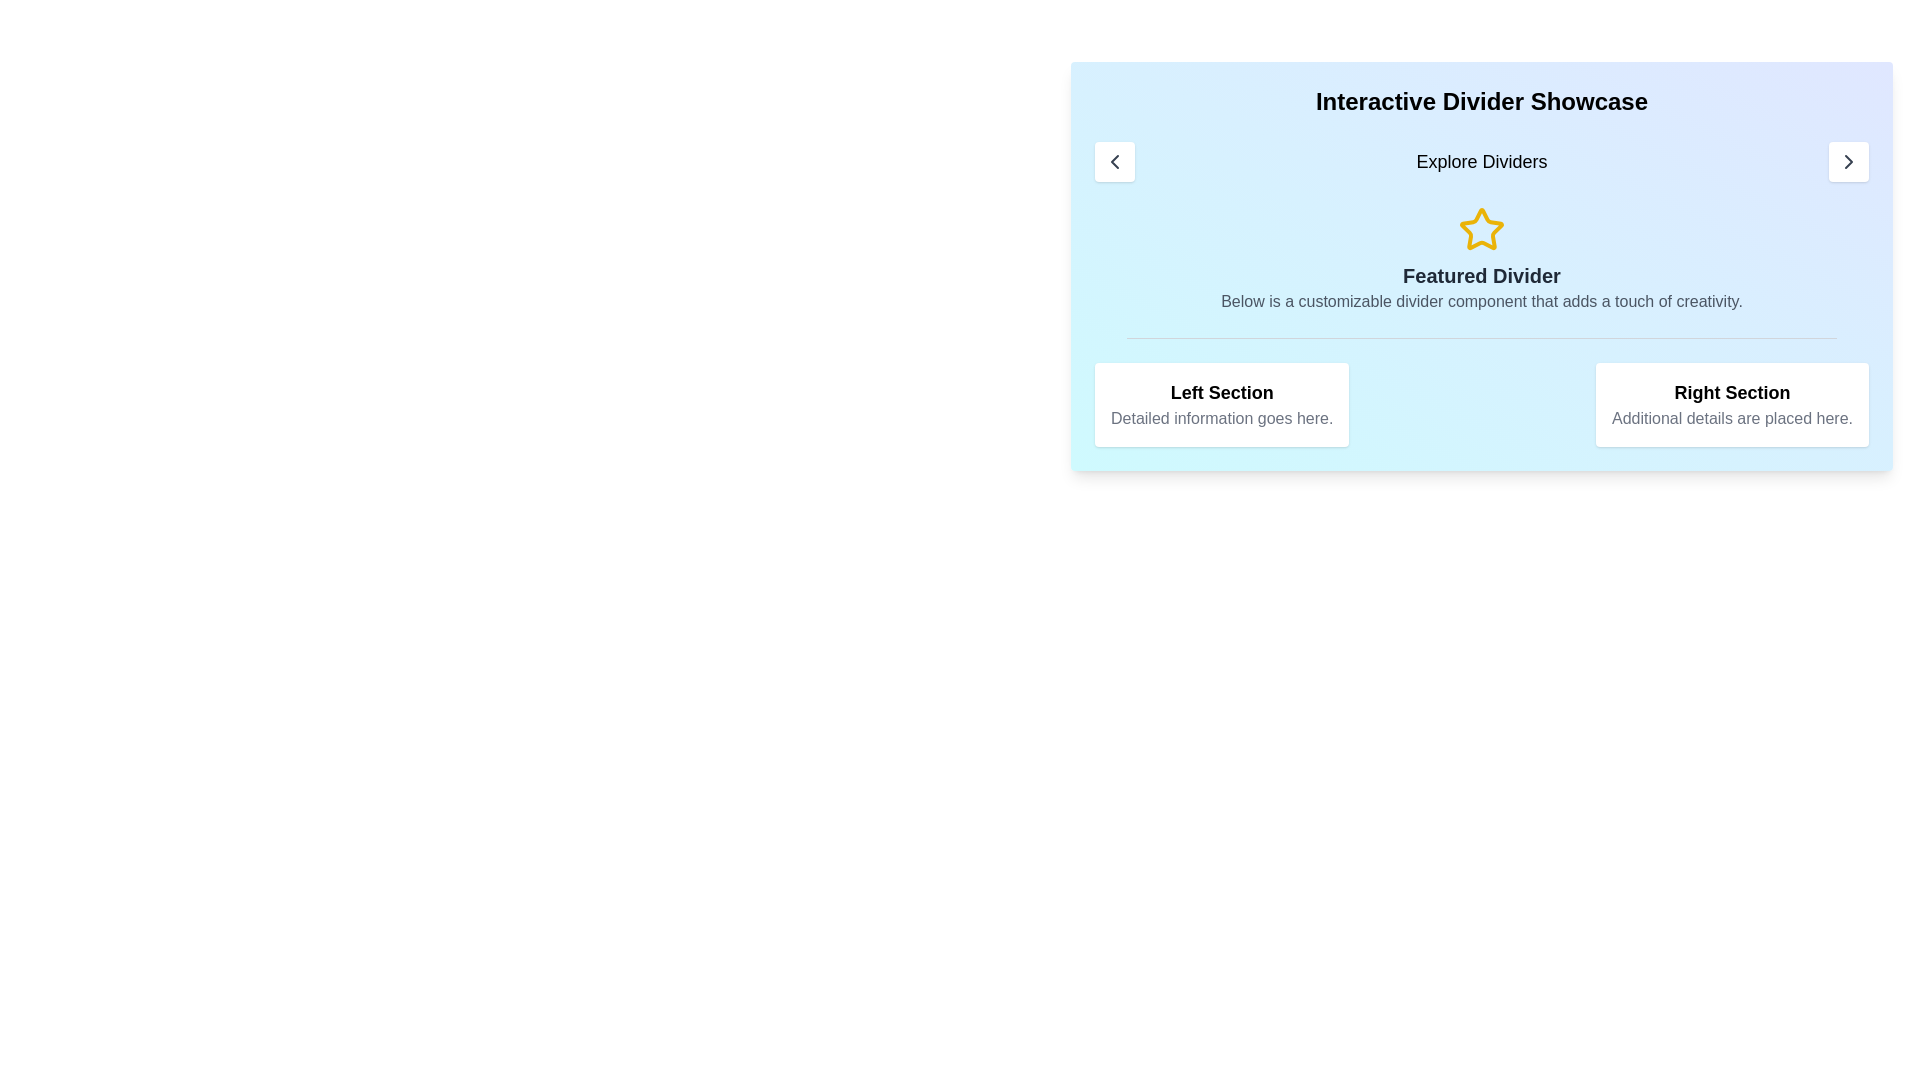 The image size is (1920, 1080). I want to click on information provided in the Informational block highlighting the 'Featured Divider', located below the 'Explore Dividers' header and above the horizontal line separating the 'Left Section' and 'Right Section', so click(1482, 258).